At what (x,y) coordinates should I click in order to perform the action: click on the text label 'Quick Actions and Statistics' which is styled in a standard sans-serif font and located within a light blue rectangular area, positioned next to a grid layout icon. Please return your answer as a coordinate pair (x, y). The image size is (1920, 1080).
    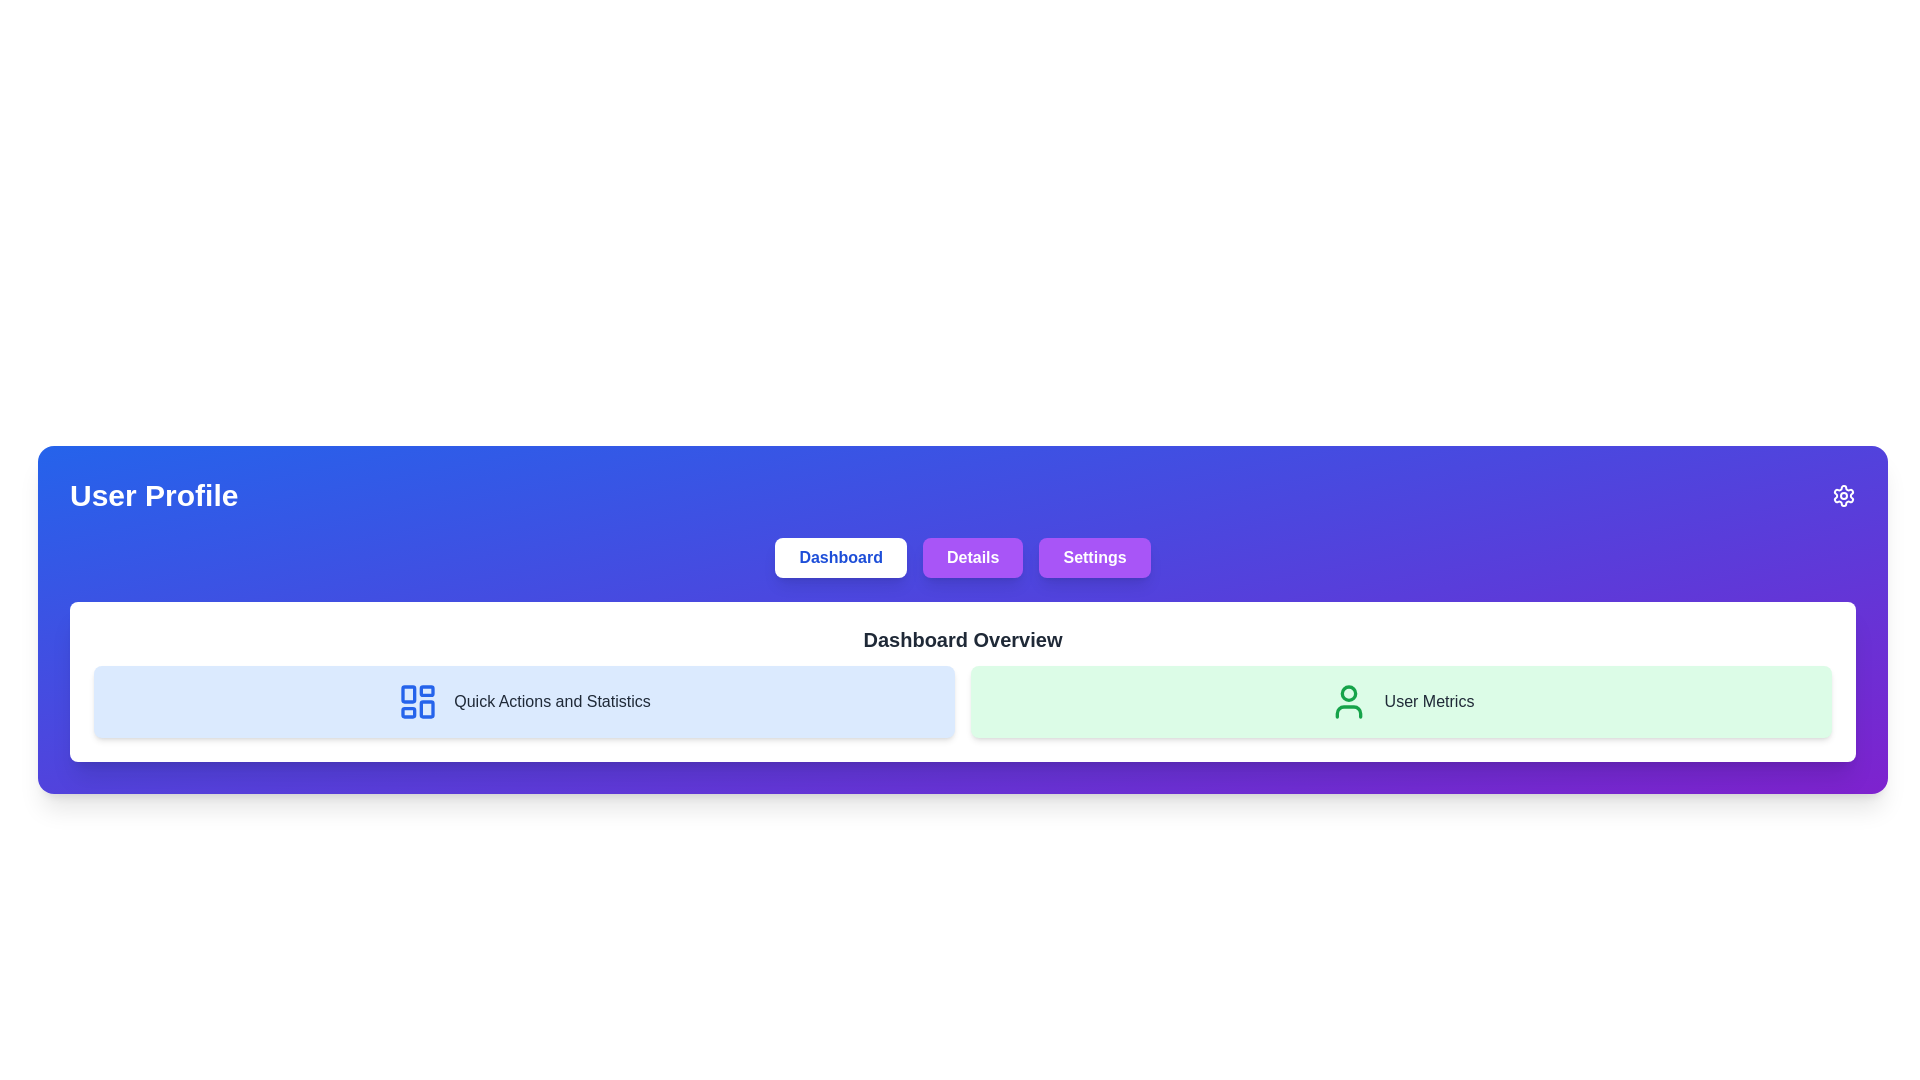
    Looking at the image, I should click on (552, 701).